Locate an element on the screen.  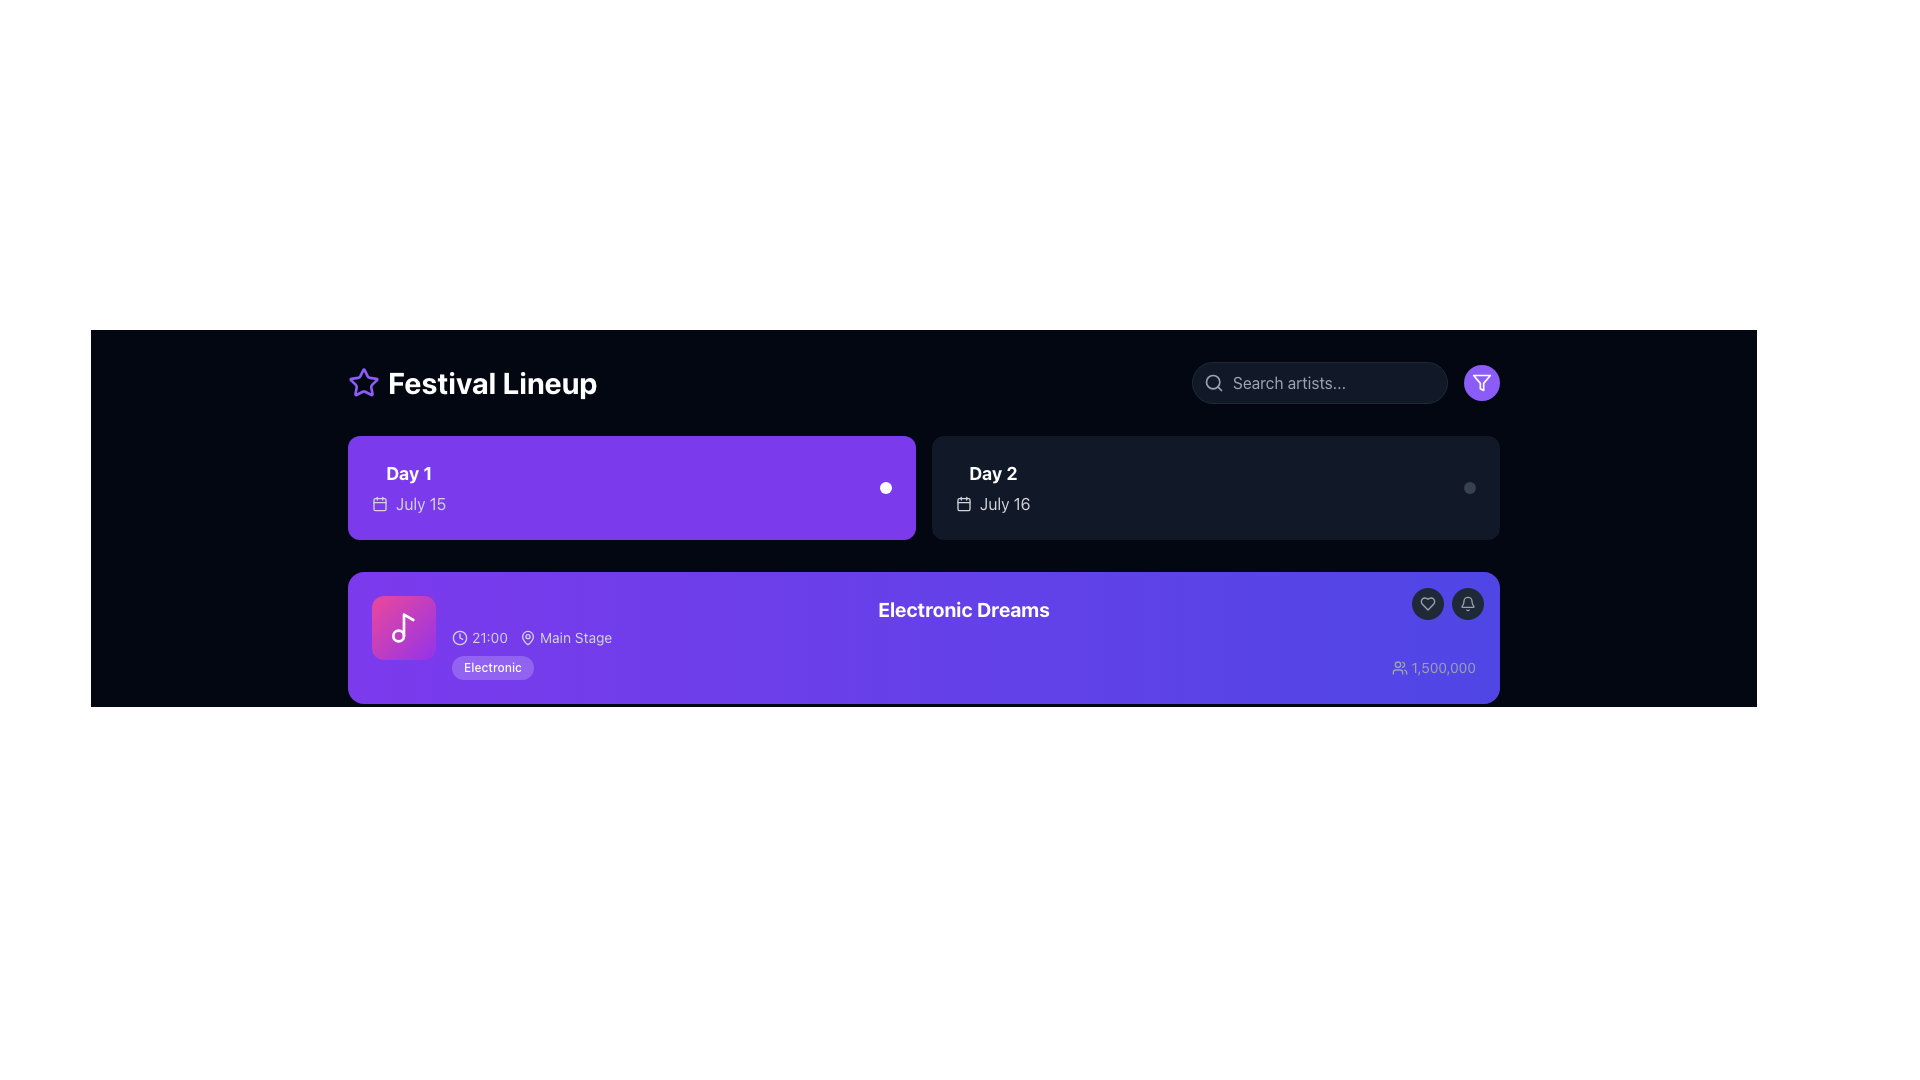
text of the headline label located at the center-top of the purple event card to understand the event title is located at coordinates (964, 608).